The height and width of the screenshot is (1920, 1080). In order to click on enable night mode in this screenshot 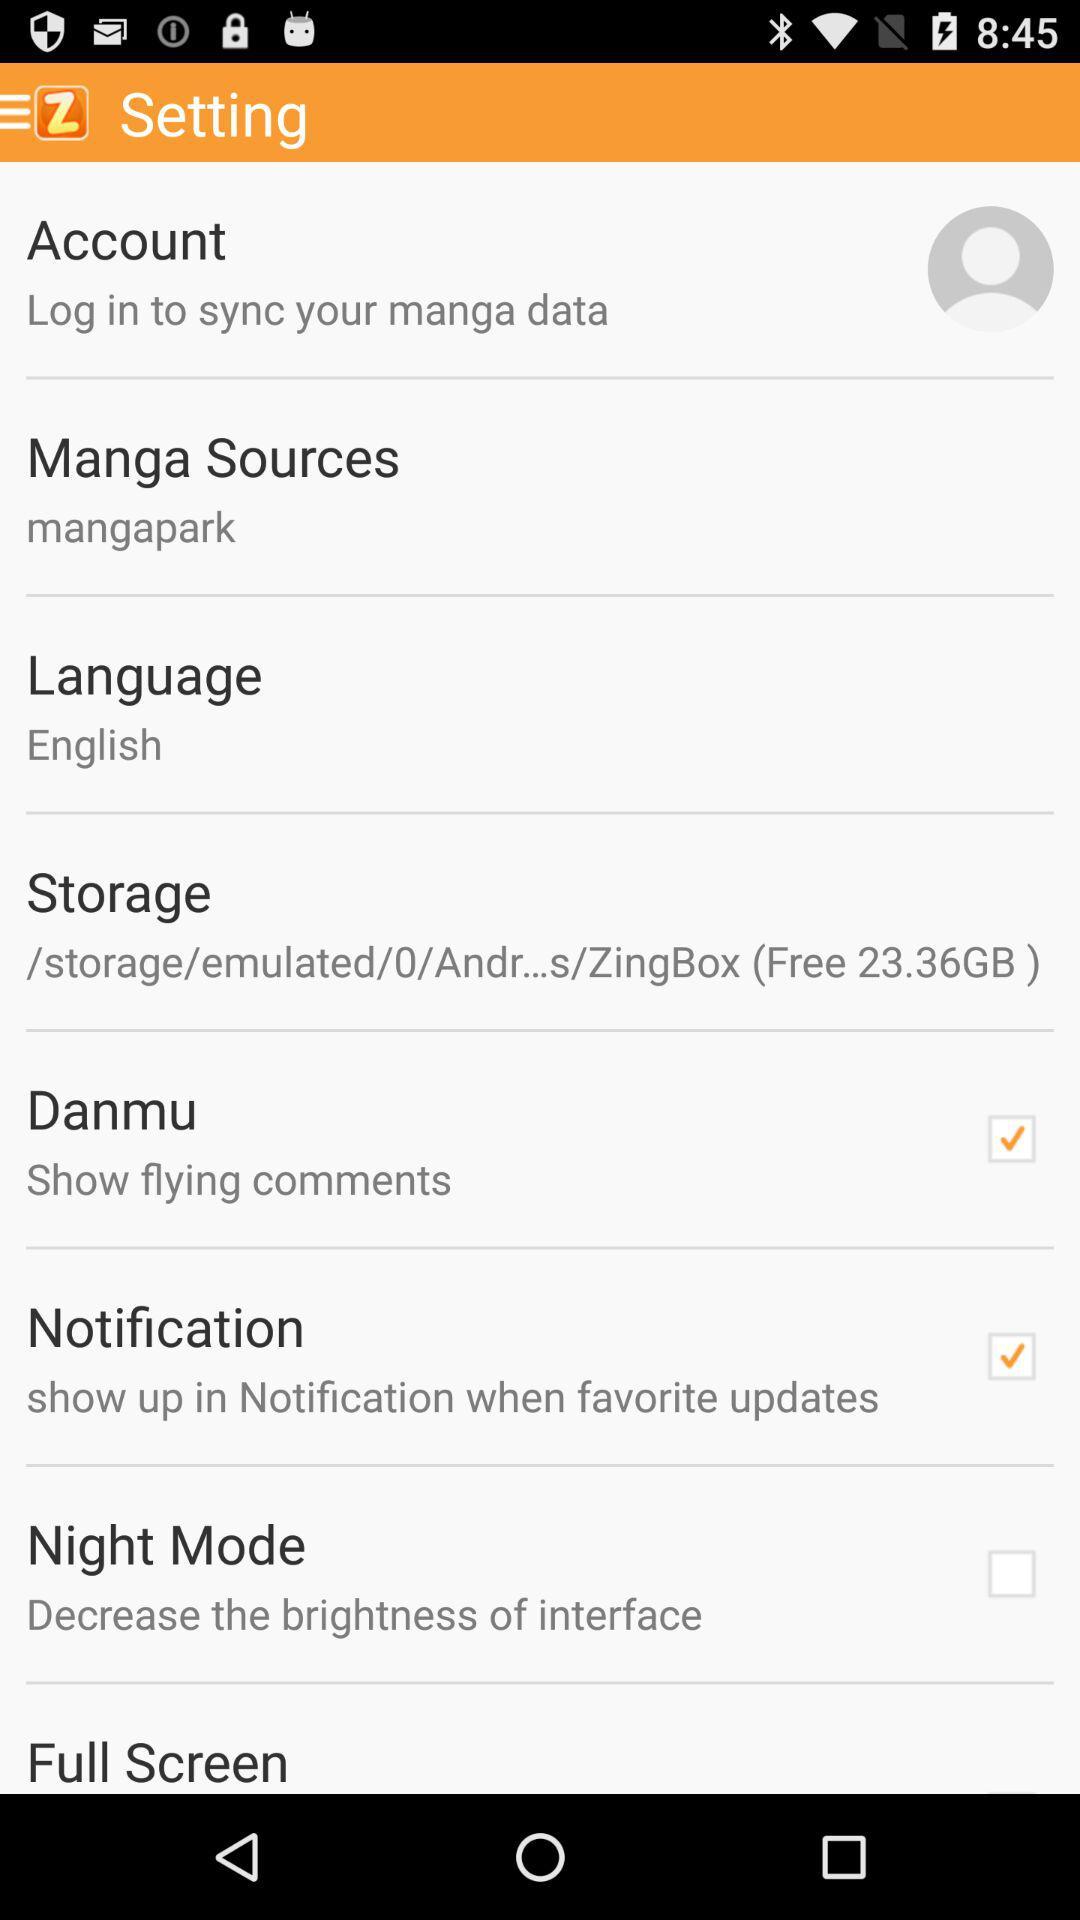, I will do `click(1011, 1573)`.